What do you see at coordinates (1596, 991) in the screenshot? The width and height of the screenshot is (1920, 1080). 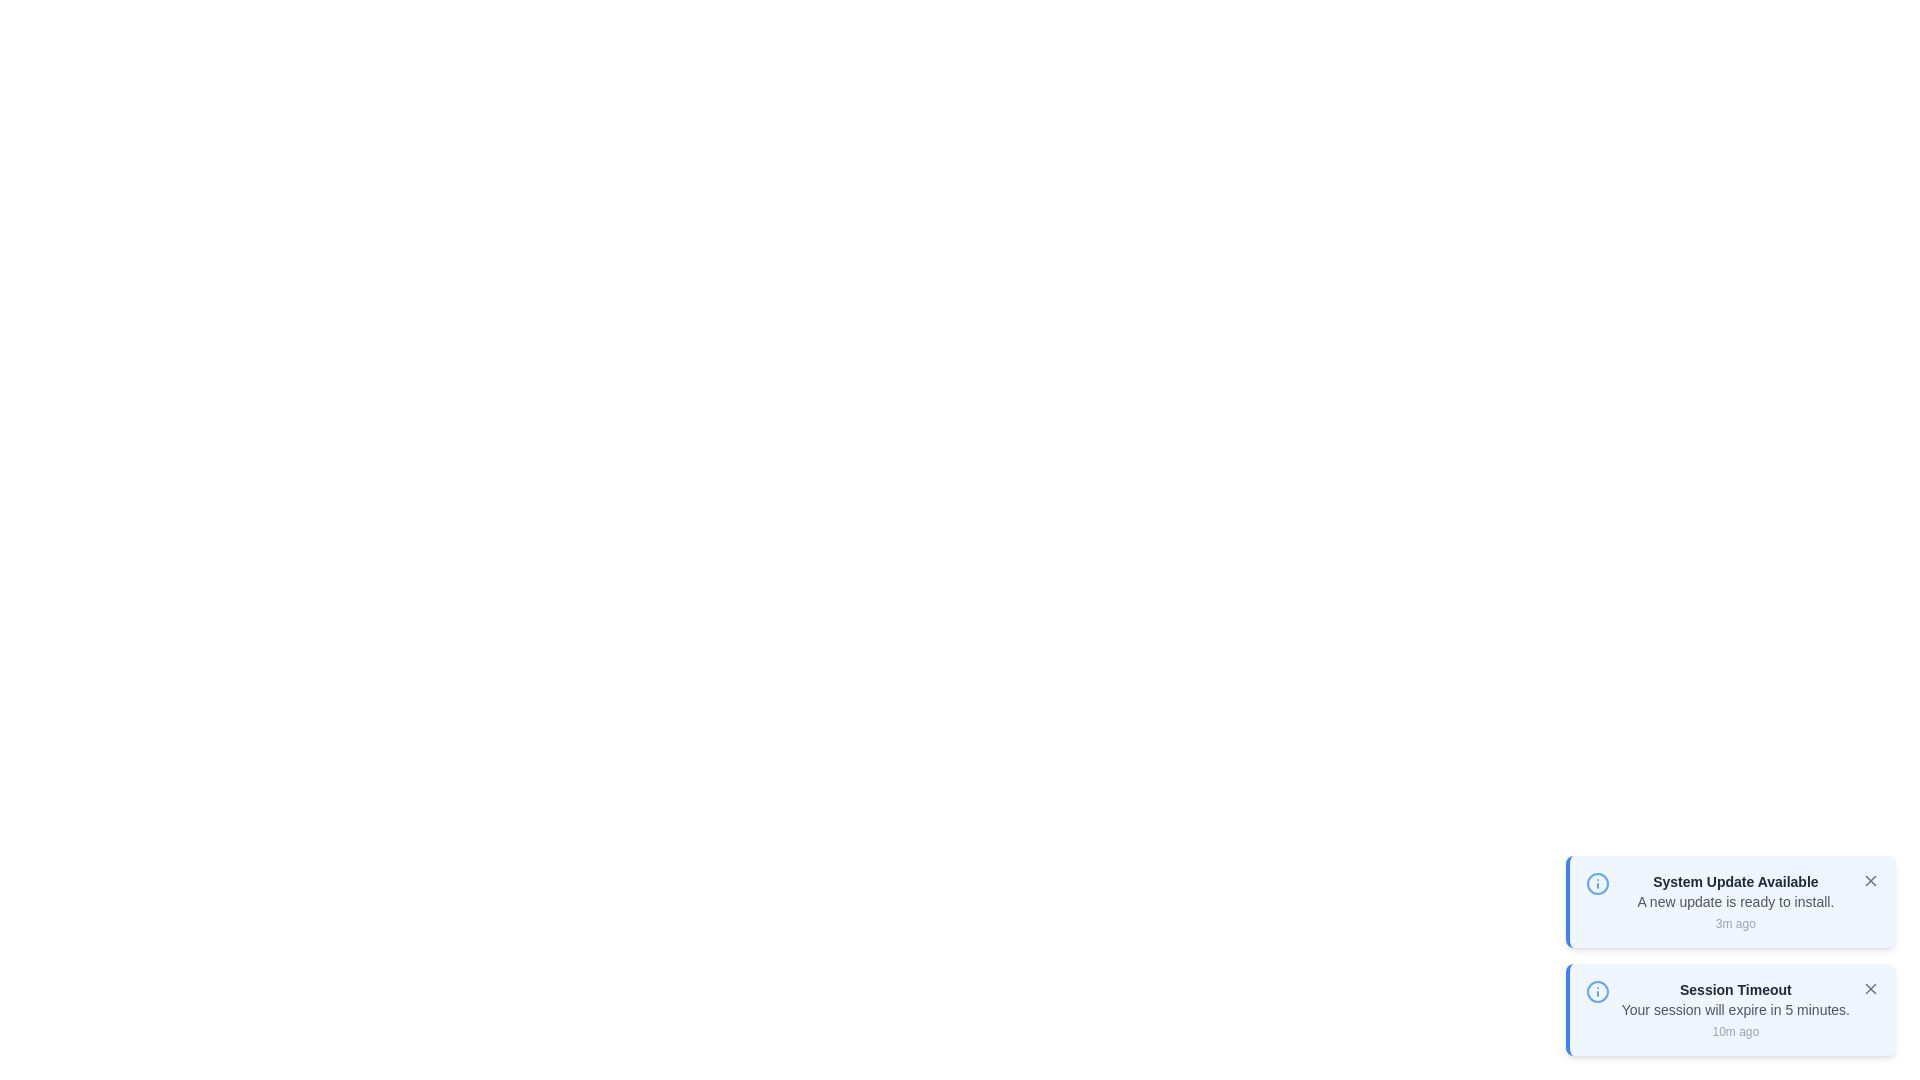 I see `the notification icon for Session Timeout` at bounding box center [1596, 991].